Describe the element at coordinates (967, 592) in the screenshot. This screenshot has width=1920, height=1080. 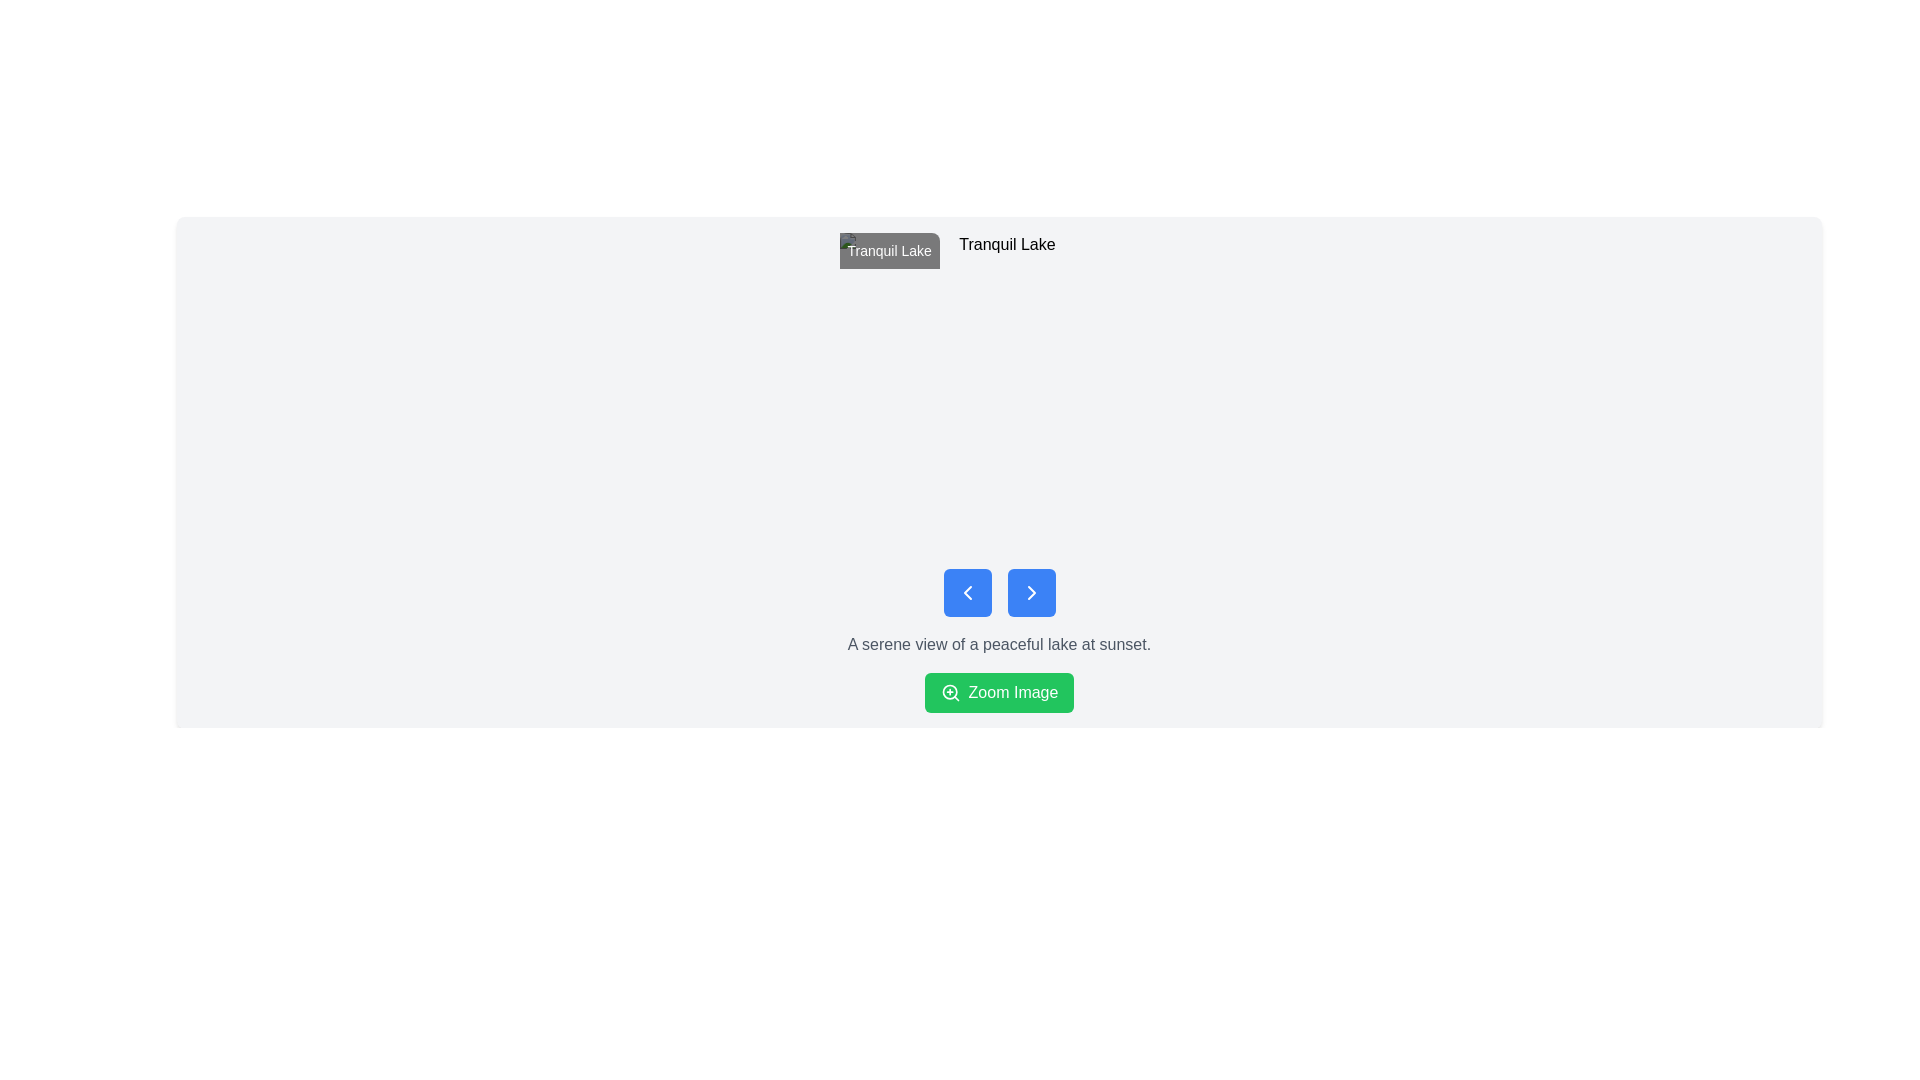
I see `the chevron indicator icon used for navigating to the previous item in the sequence, located inside the left navigation button area` at that location.